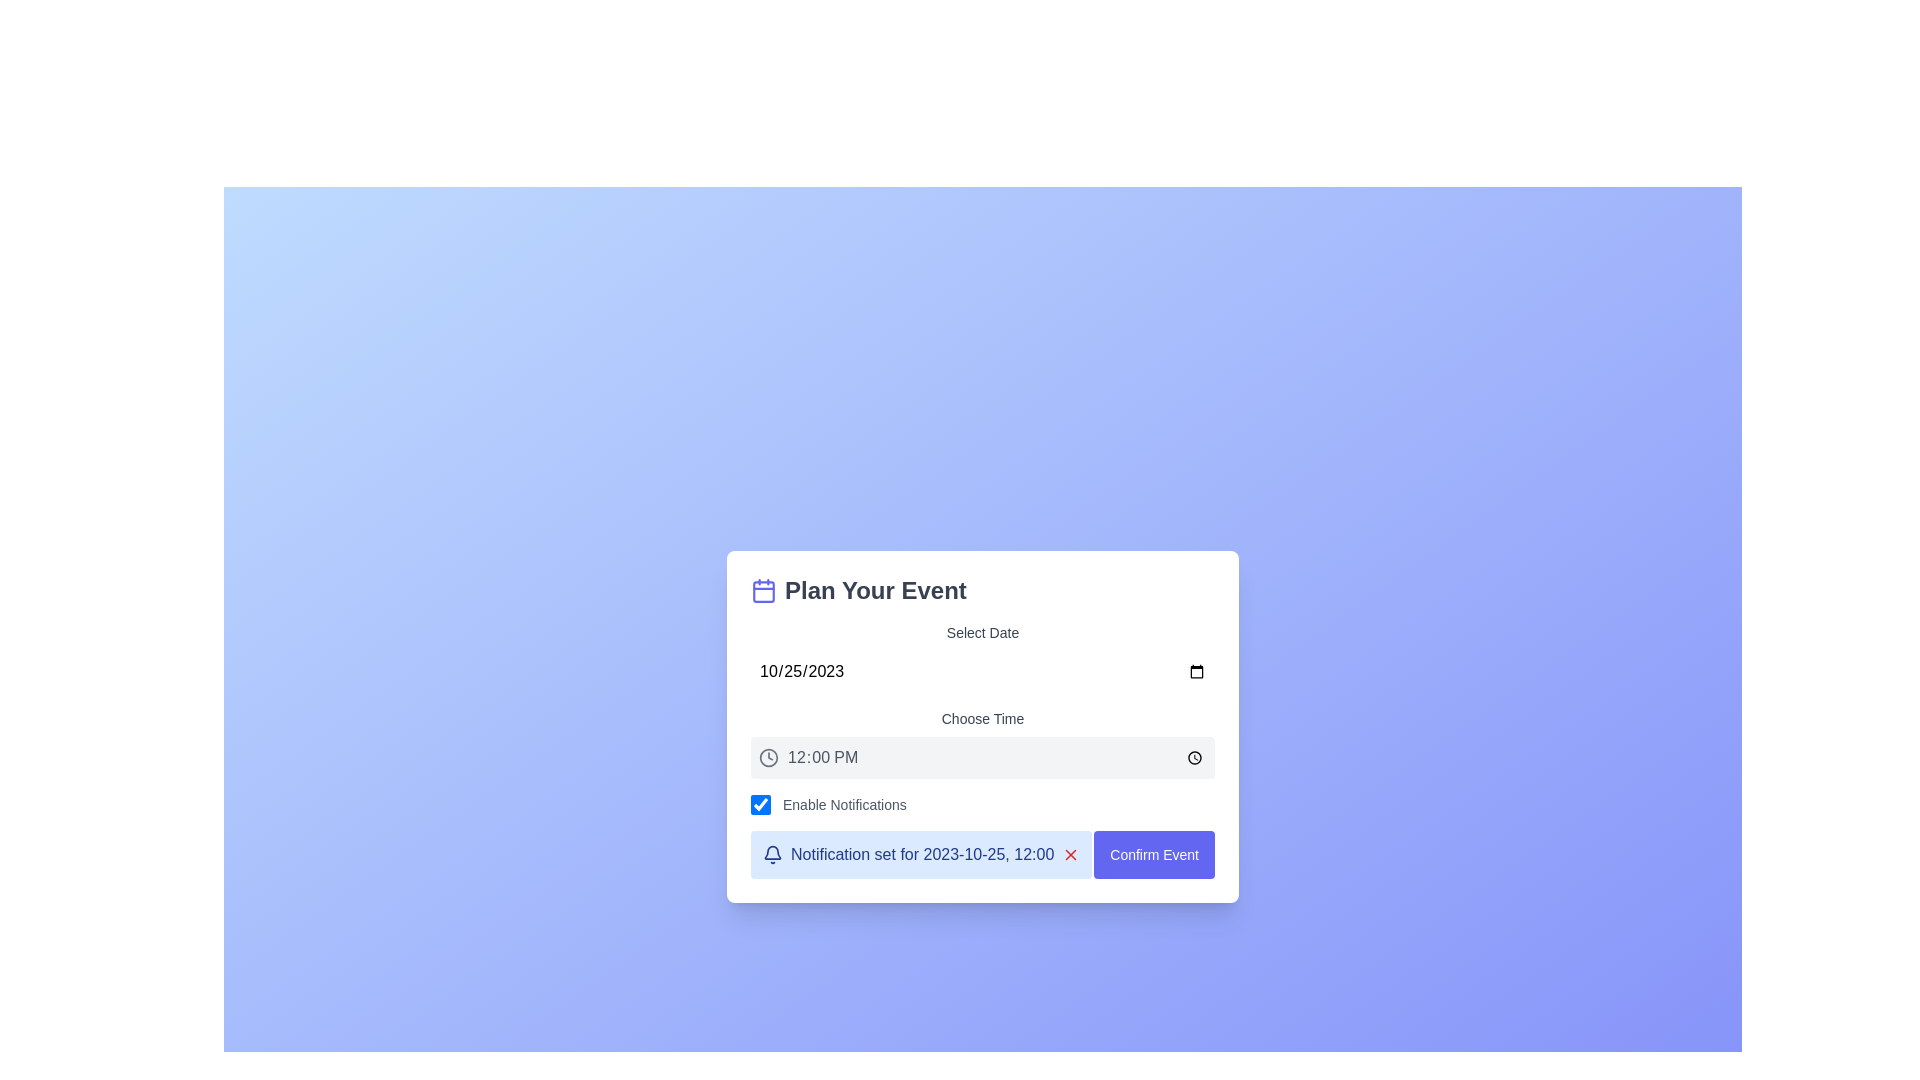 The height and width of the screenshot is (1080, 1920). Describe the element at coordinates (771, 855) in the screenshot. I see `the notification icon located to the left of the text 'Notification set for 2023-10-25, 12:00' in the notification bar` at that location.